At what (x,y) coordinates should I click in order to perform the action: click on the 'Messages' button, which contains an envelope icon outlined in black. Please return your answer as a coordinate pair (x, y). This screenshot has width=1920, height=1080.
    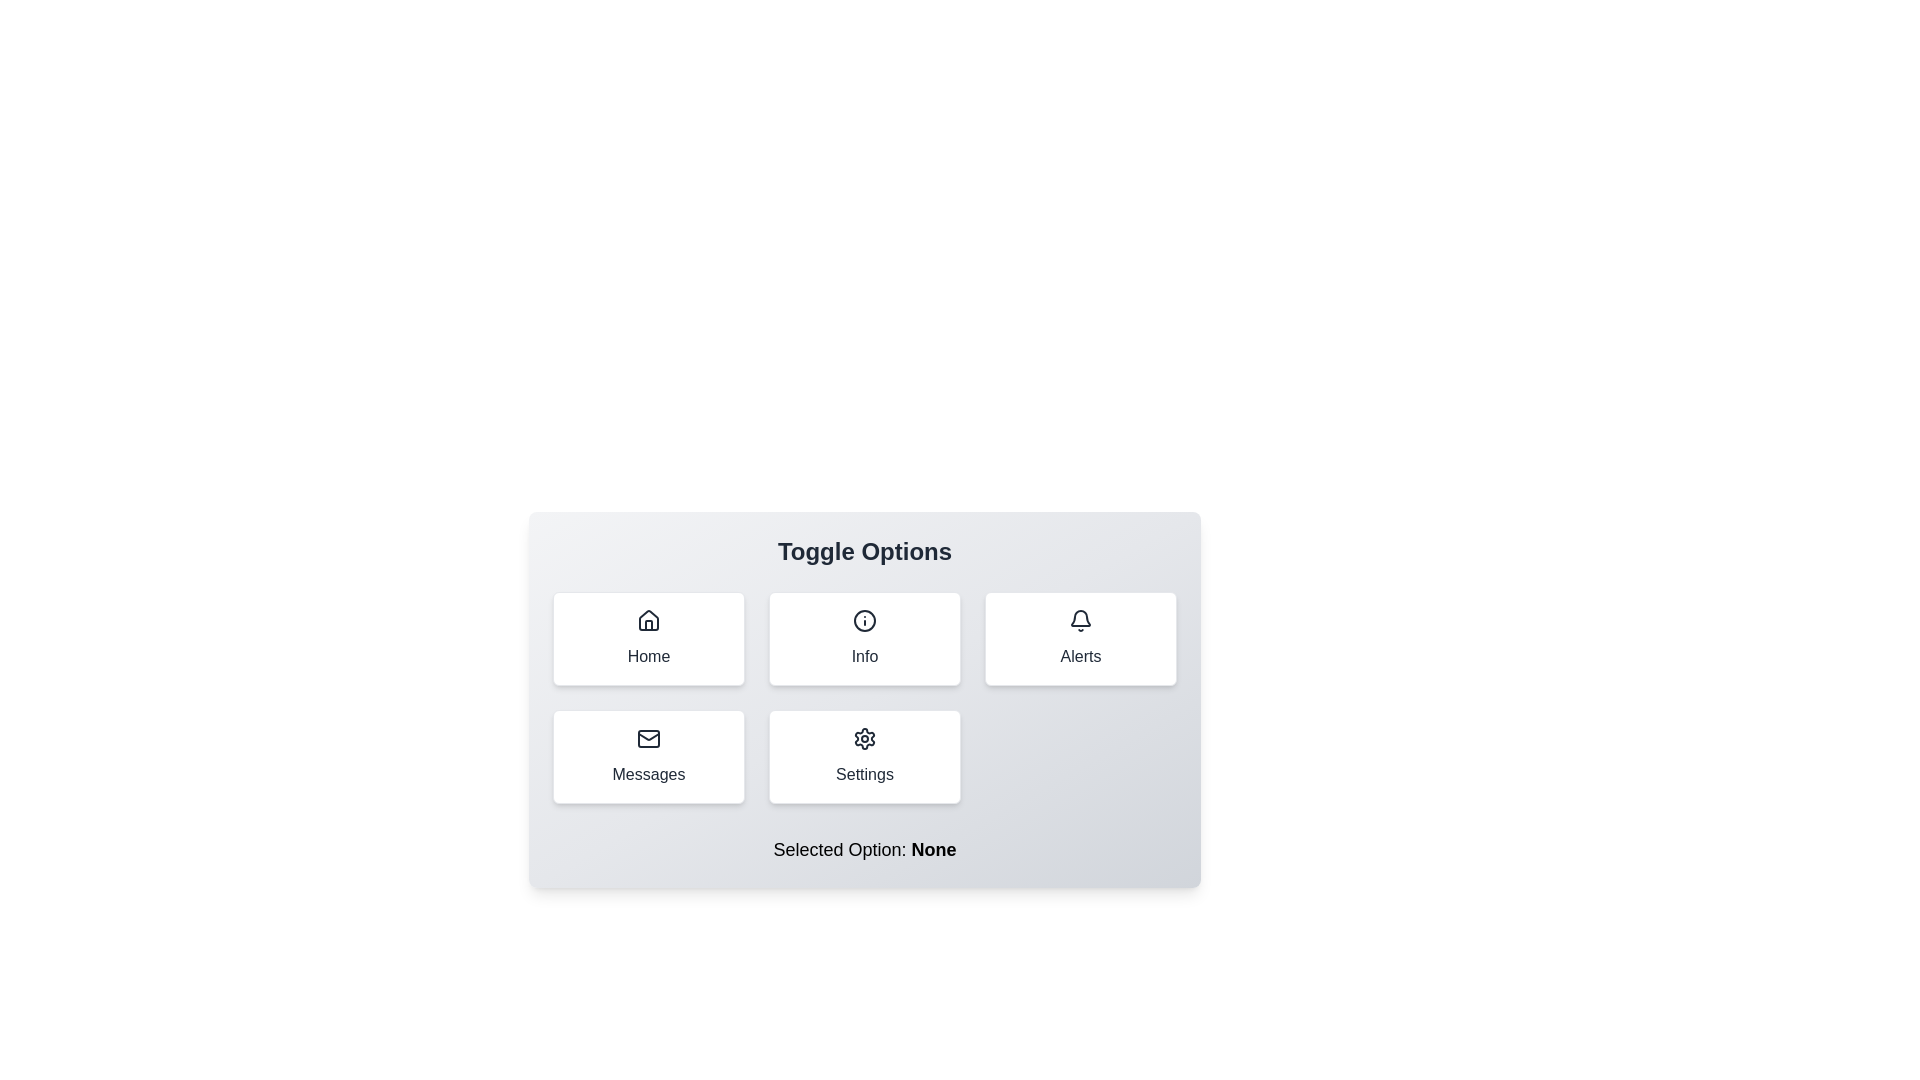
    Looking at the image, I should click on (648, 739).